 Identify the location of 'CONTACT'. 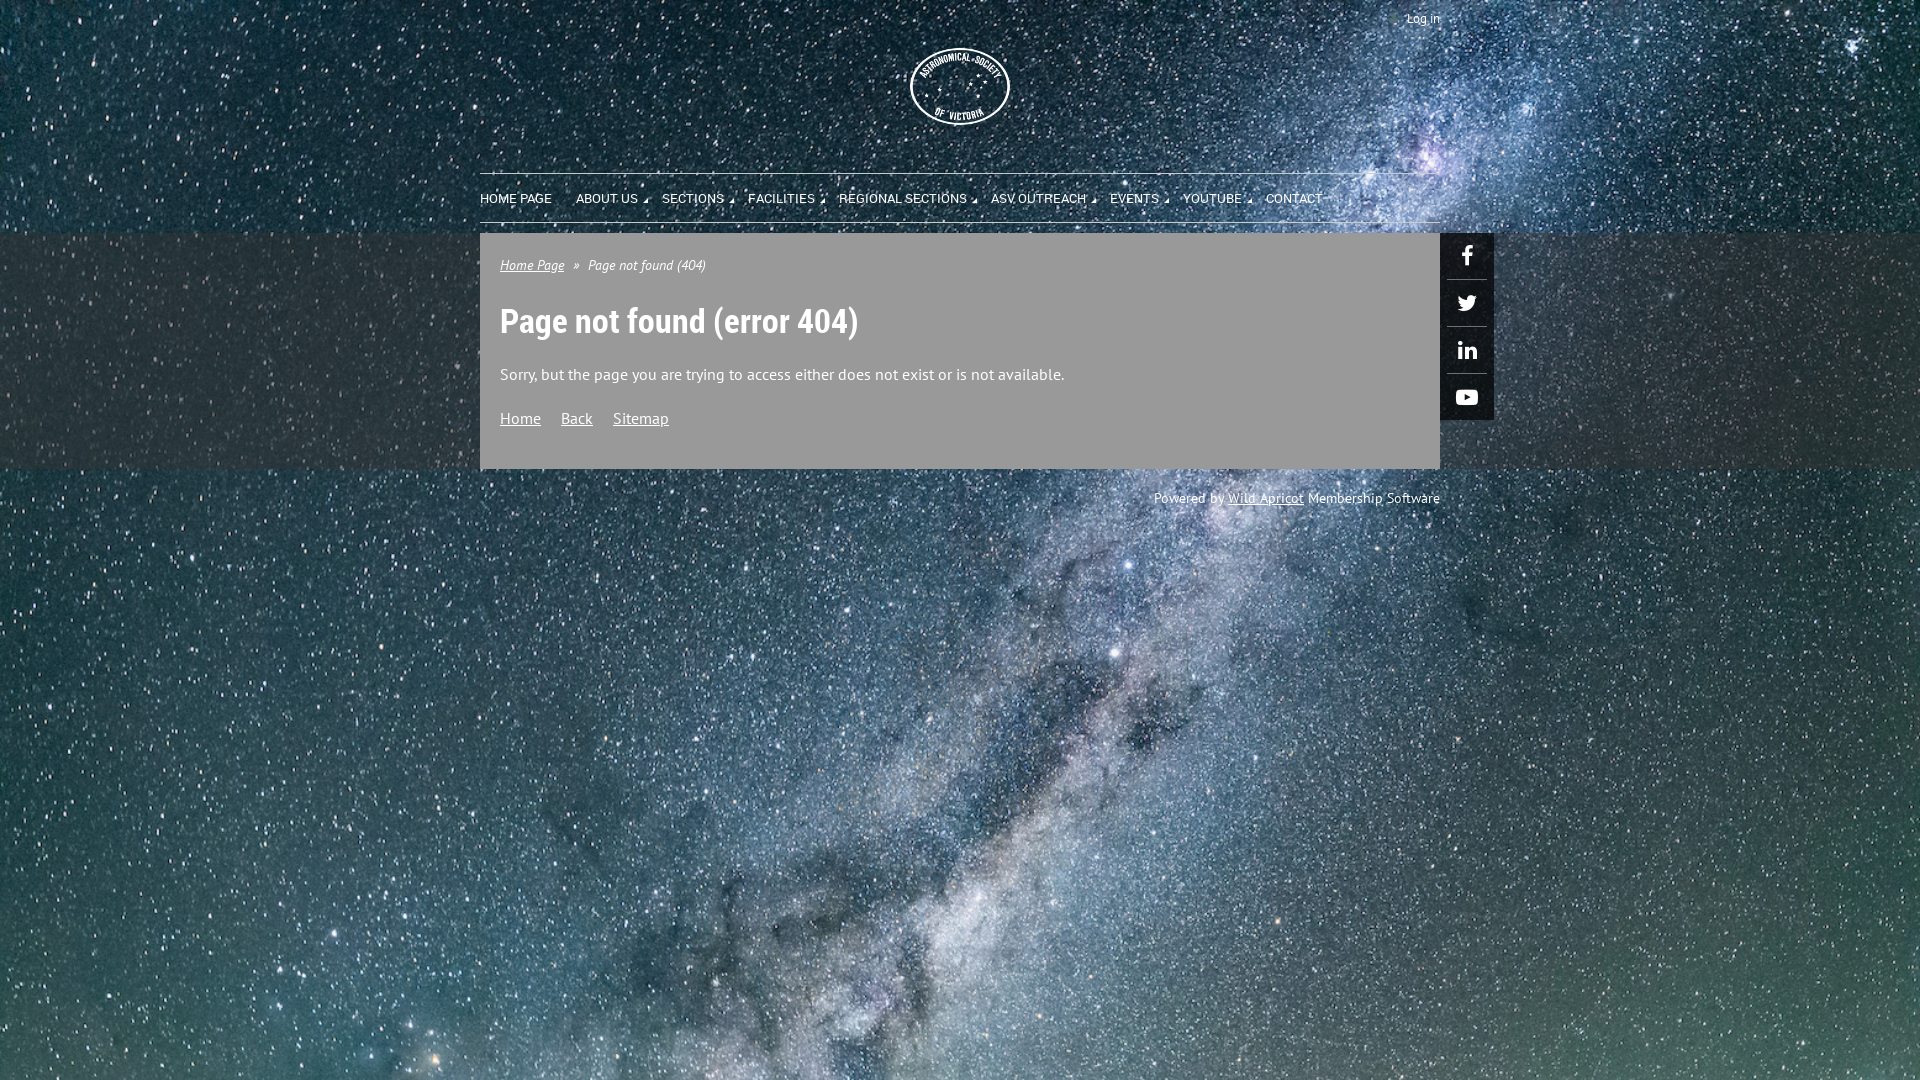
(1265, 195).